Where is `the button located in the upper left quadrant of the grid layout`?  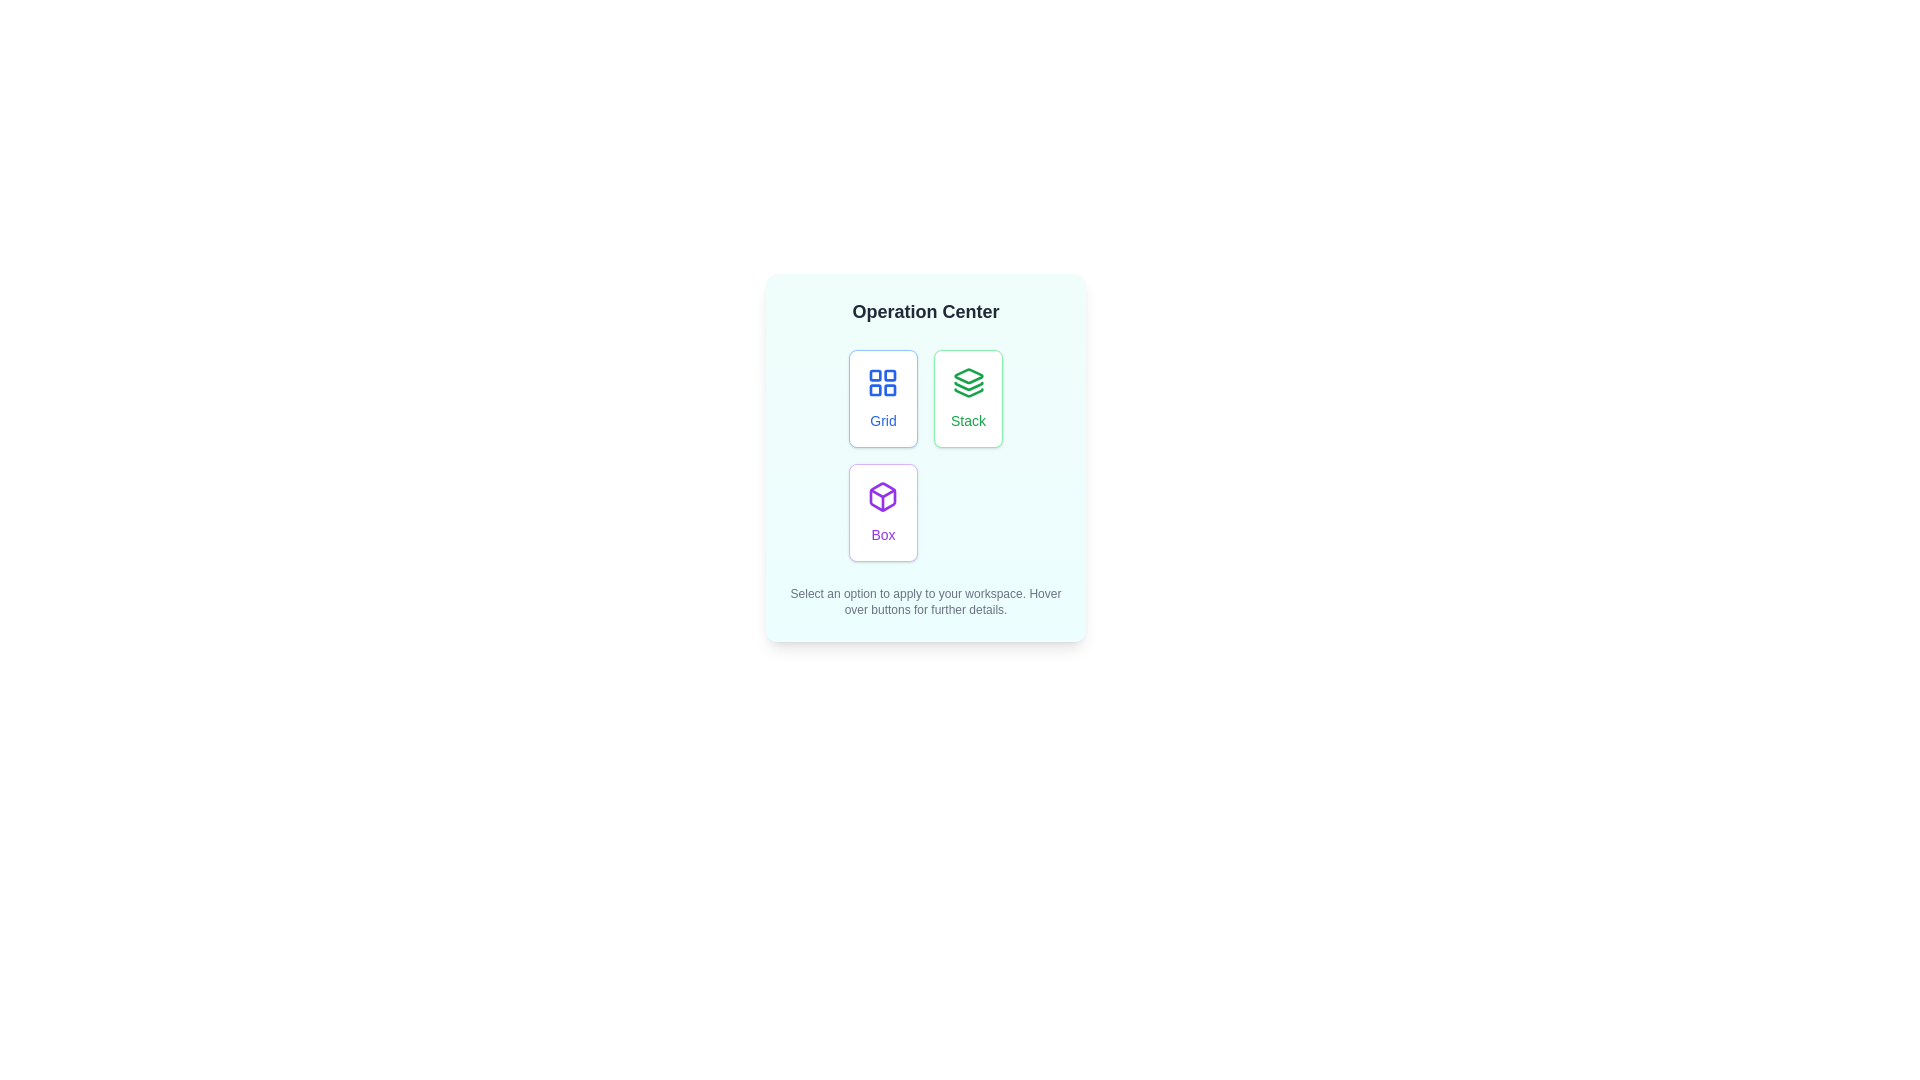
the button located in the upper left quadrant of the grid layout is located at coordinates (882, 398).